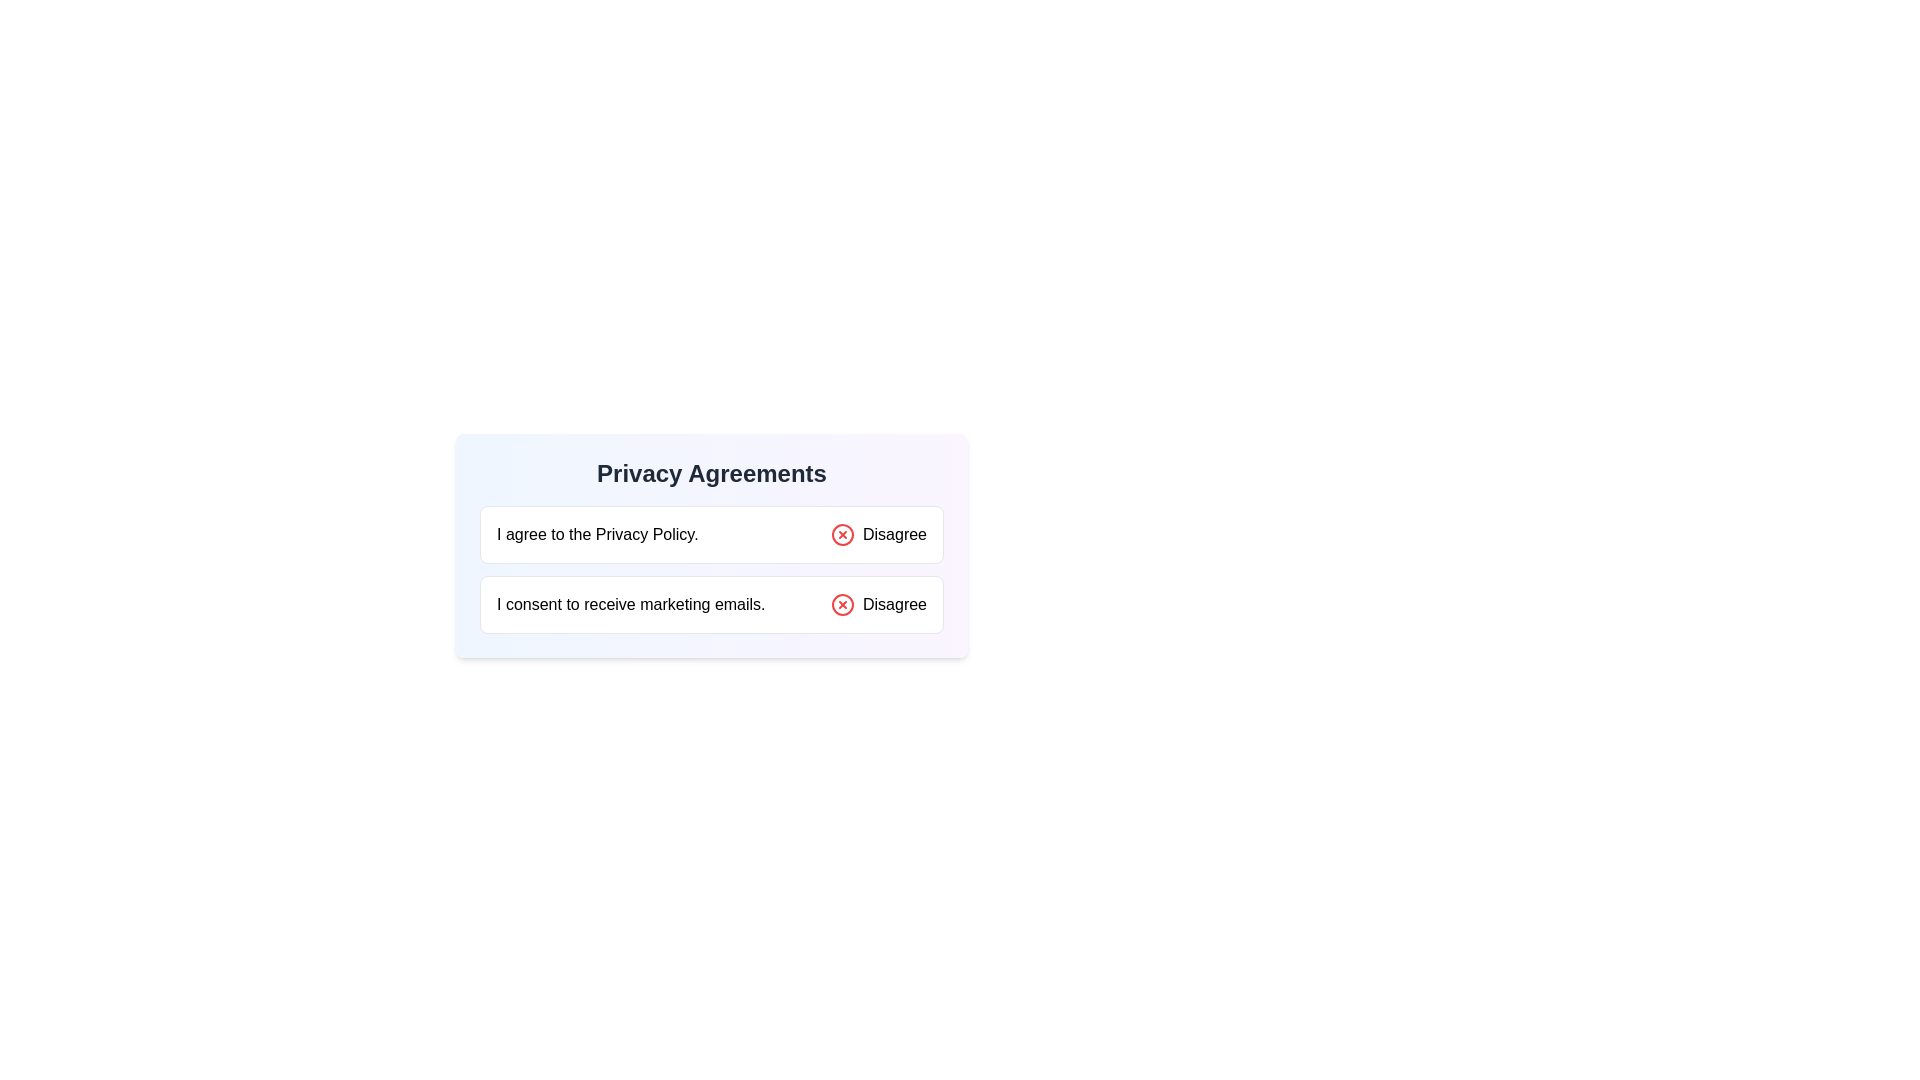 The height and width of the screenshot is (1080, 1920). What do you see at coordinates (842, 534) in the screenshot?
I see `the status of the red circular icon with an 'X' inside, located next to the text 'Disagree' at the far-right side of the top row in the layout` at bounding box center [842, 534].